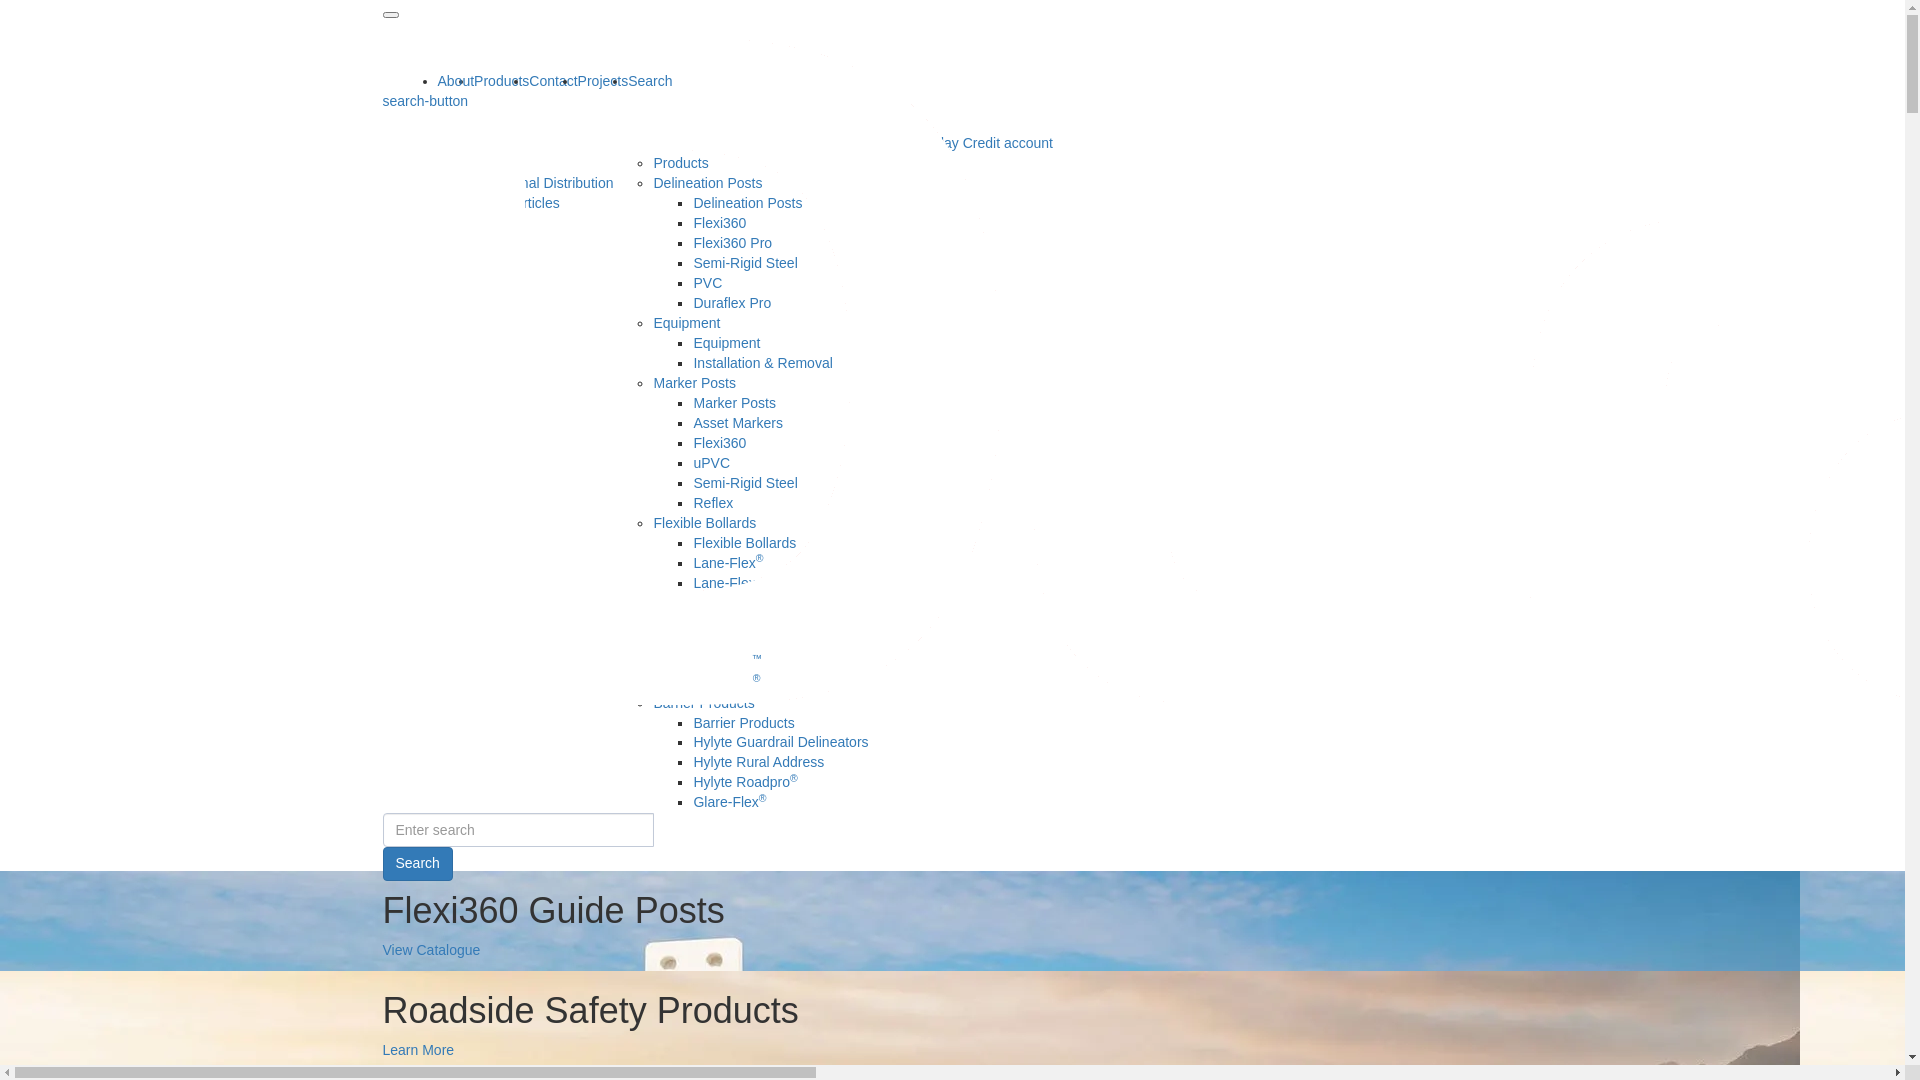 The image size is (1920, 1080). I want to click on 'Barrier Products', so click(703, 701).